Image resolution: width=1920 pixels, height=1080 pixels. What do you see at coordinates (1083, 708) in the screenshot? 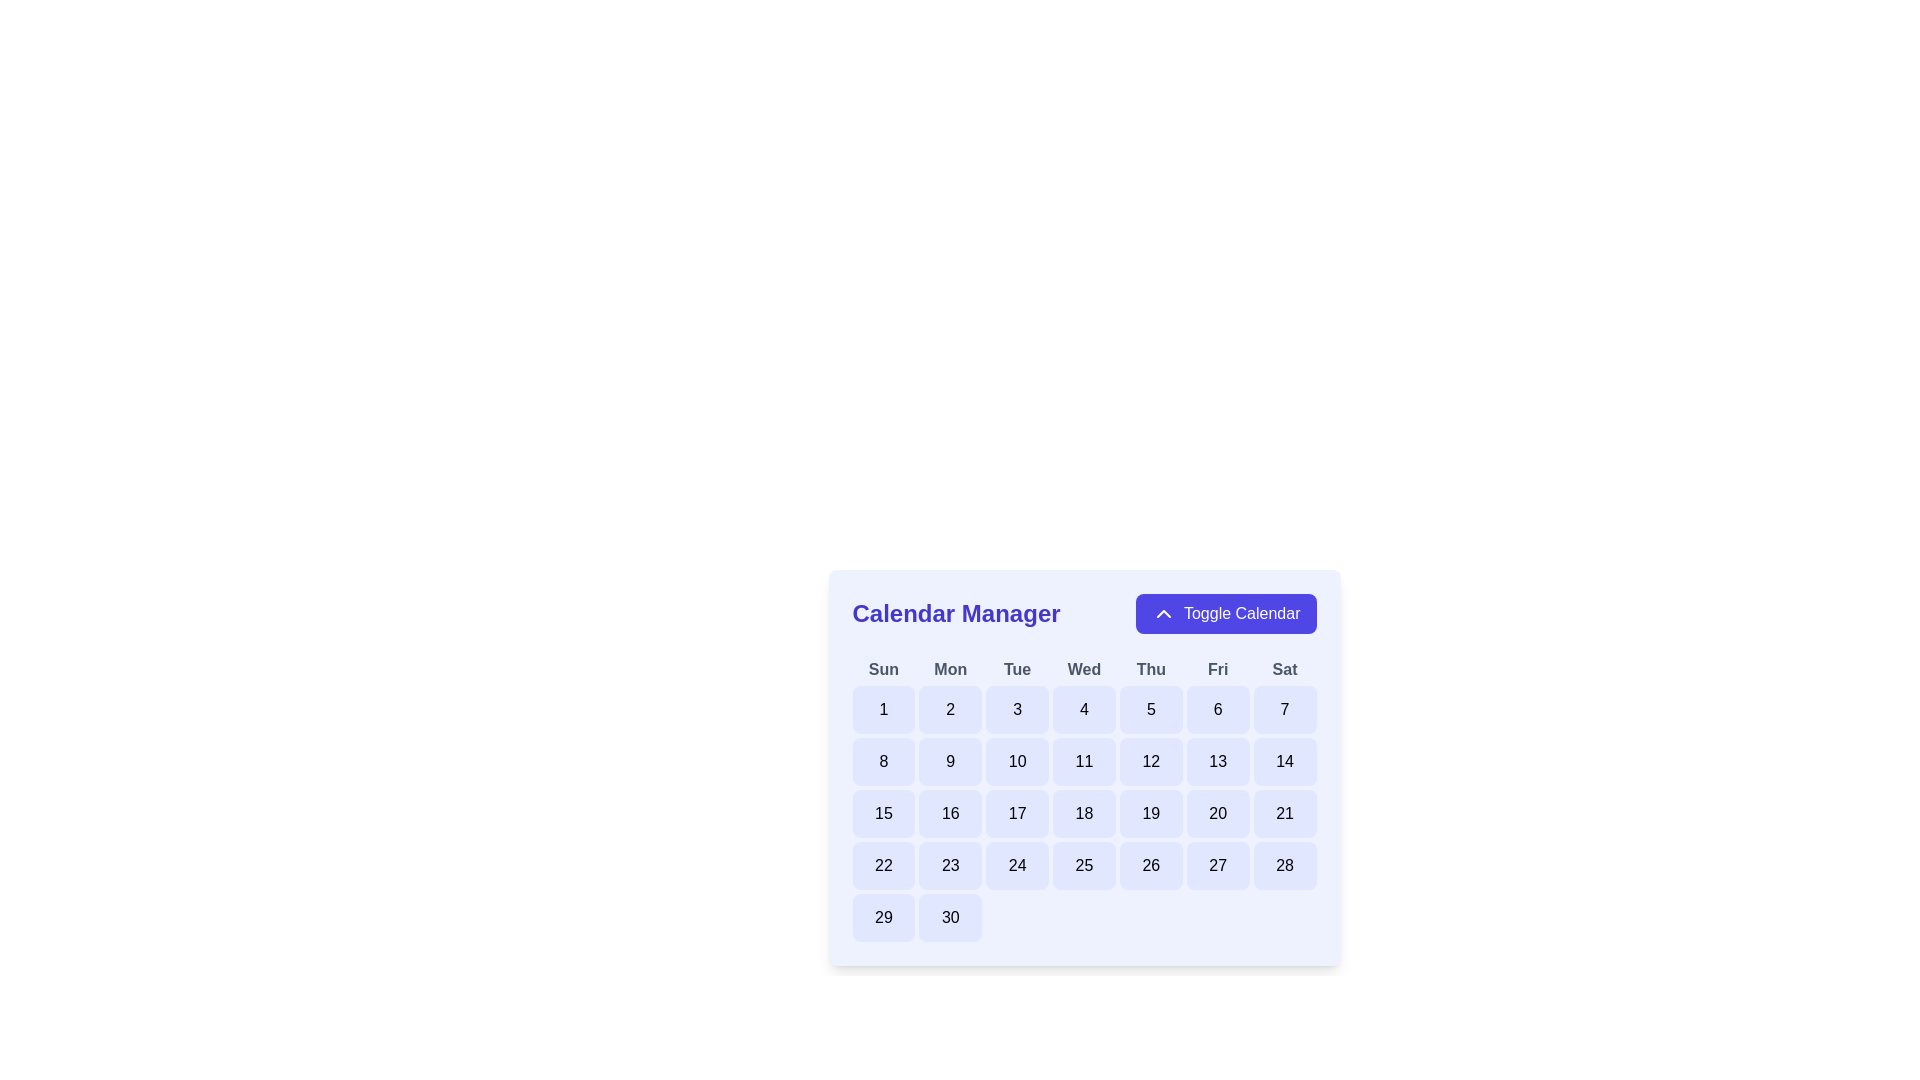
I see `the button corresponding to the date '4'` at bounding box center [1083, 708].